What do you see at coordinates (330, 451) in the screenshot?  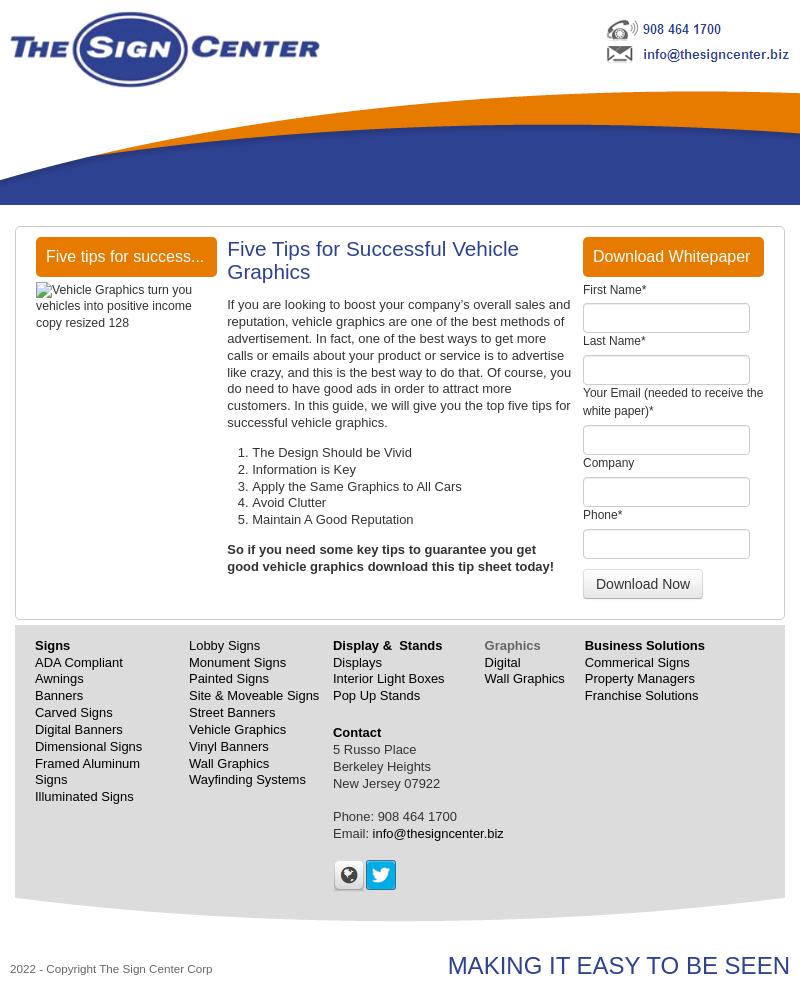 I see `'The Design Should be Vivid'` at bounding box center [330, 451].